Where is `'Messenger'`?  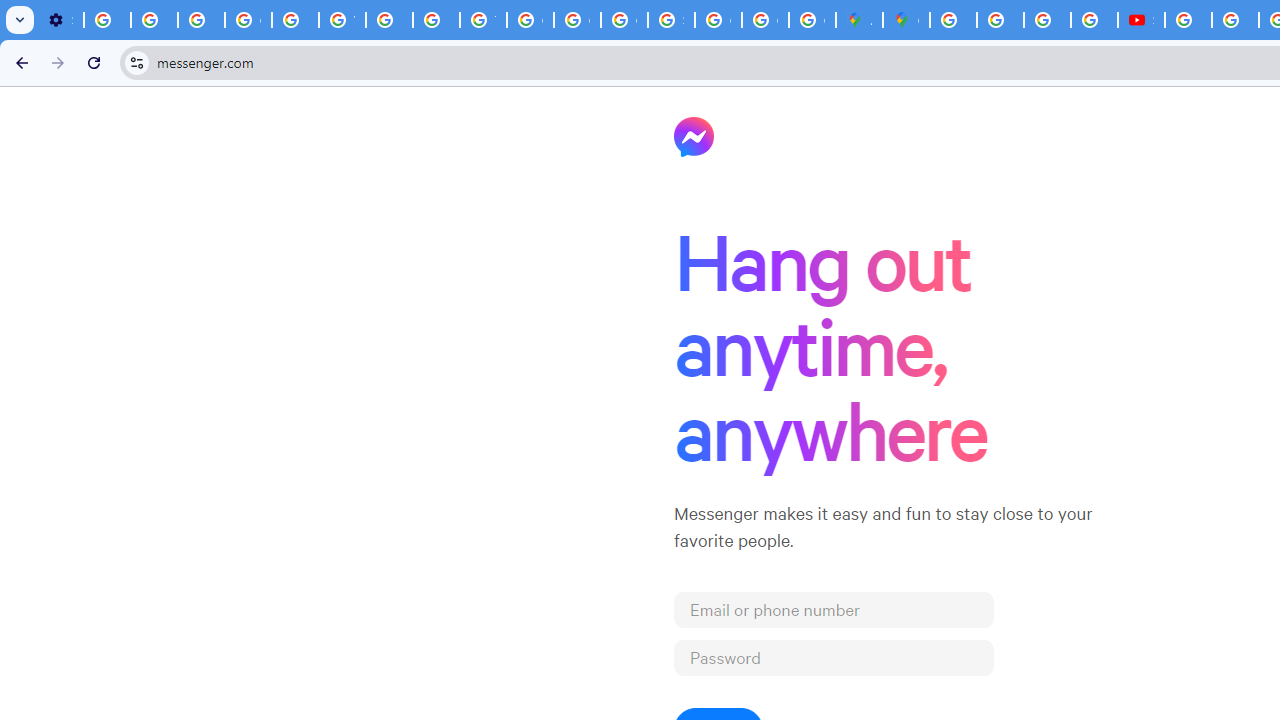
'Messenger' is located at coordinates (694, 135).